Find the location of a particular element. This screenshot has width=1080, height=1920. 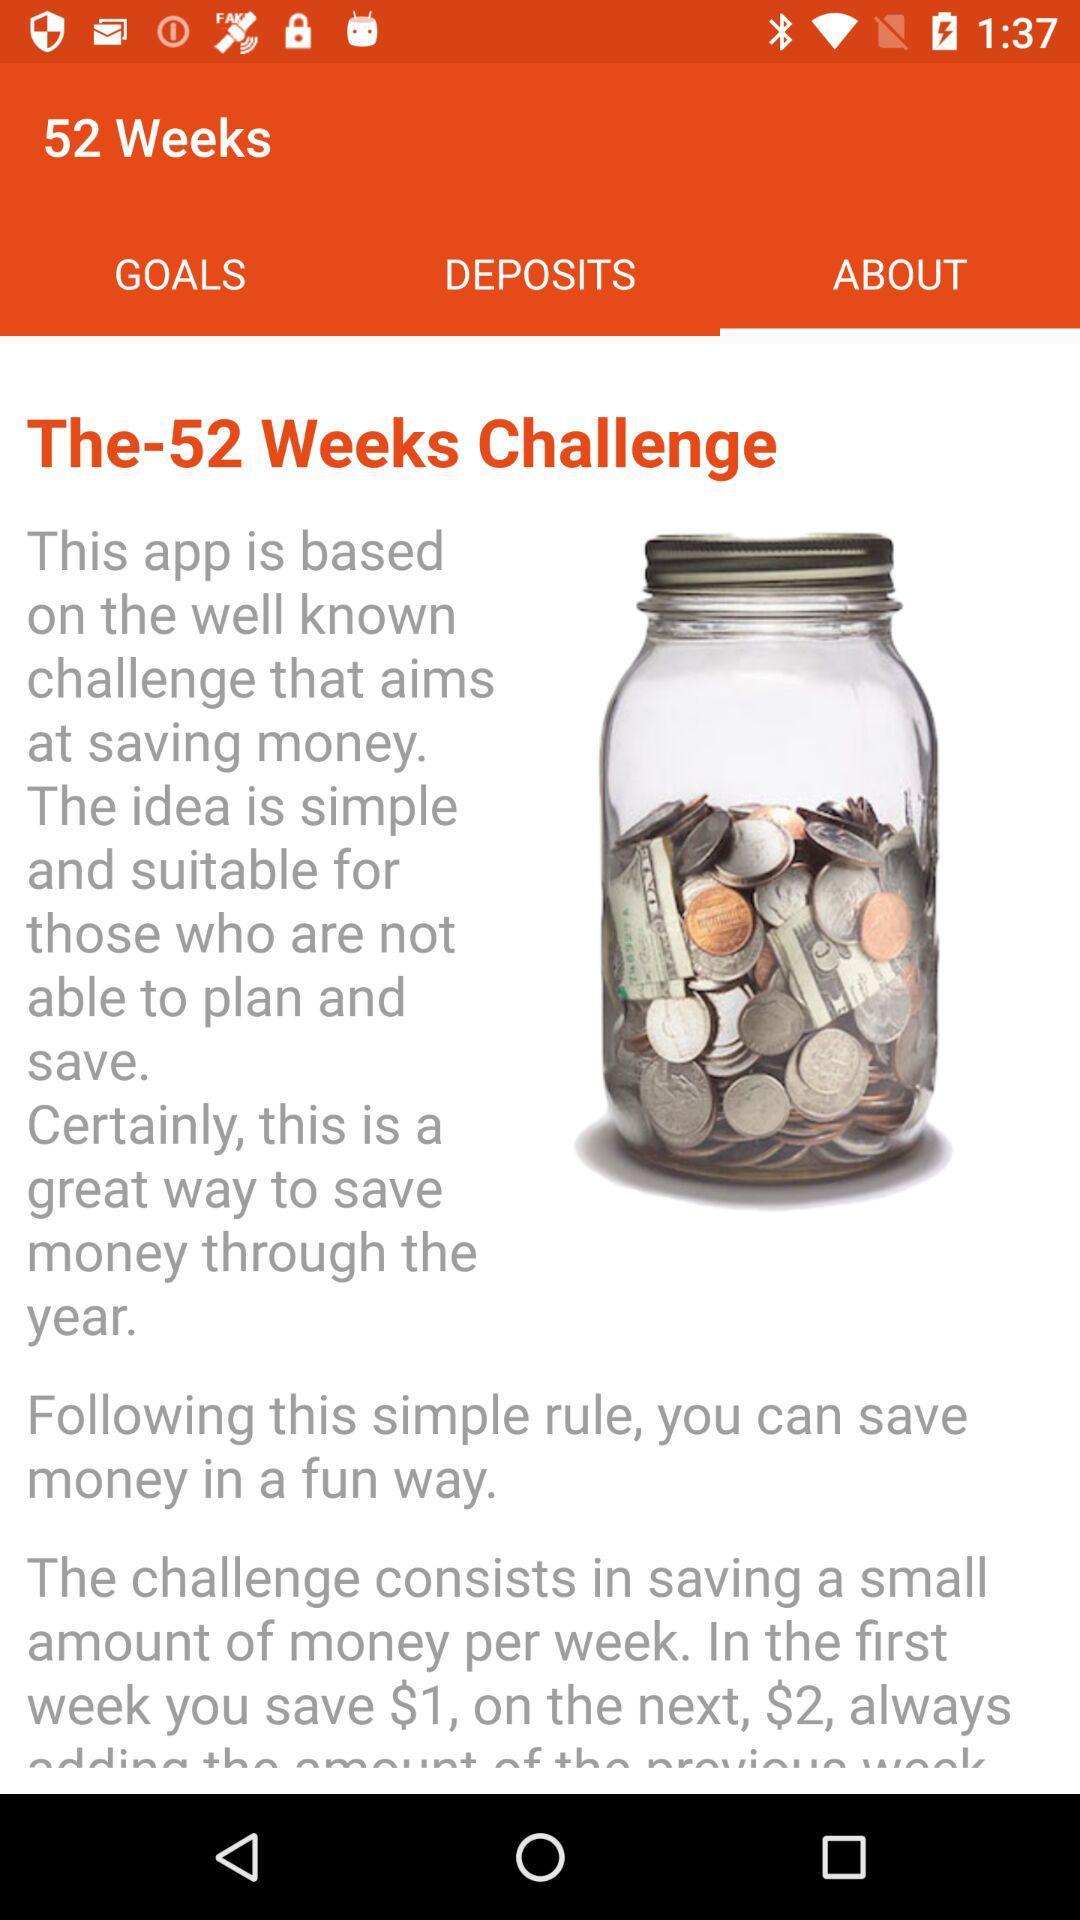

the app below the 52 weeks item is located at coordinates (180, 272).